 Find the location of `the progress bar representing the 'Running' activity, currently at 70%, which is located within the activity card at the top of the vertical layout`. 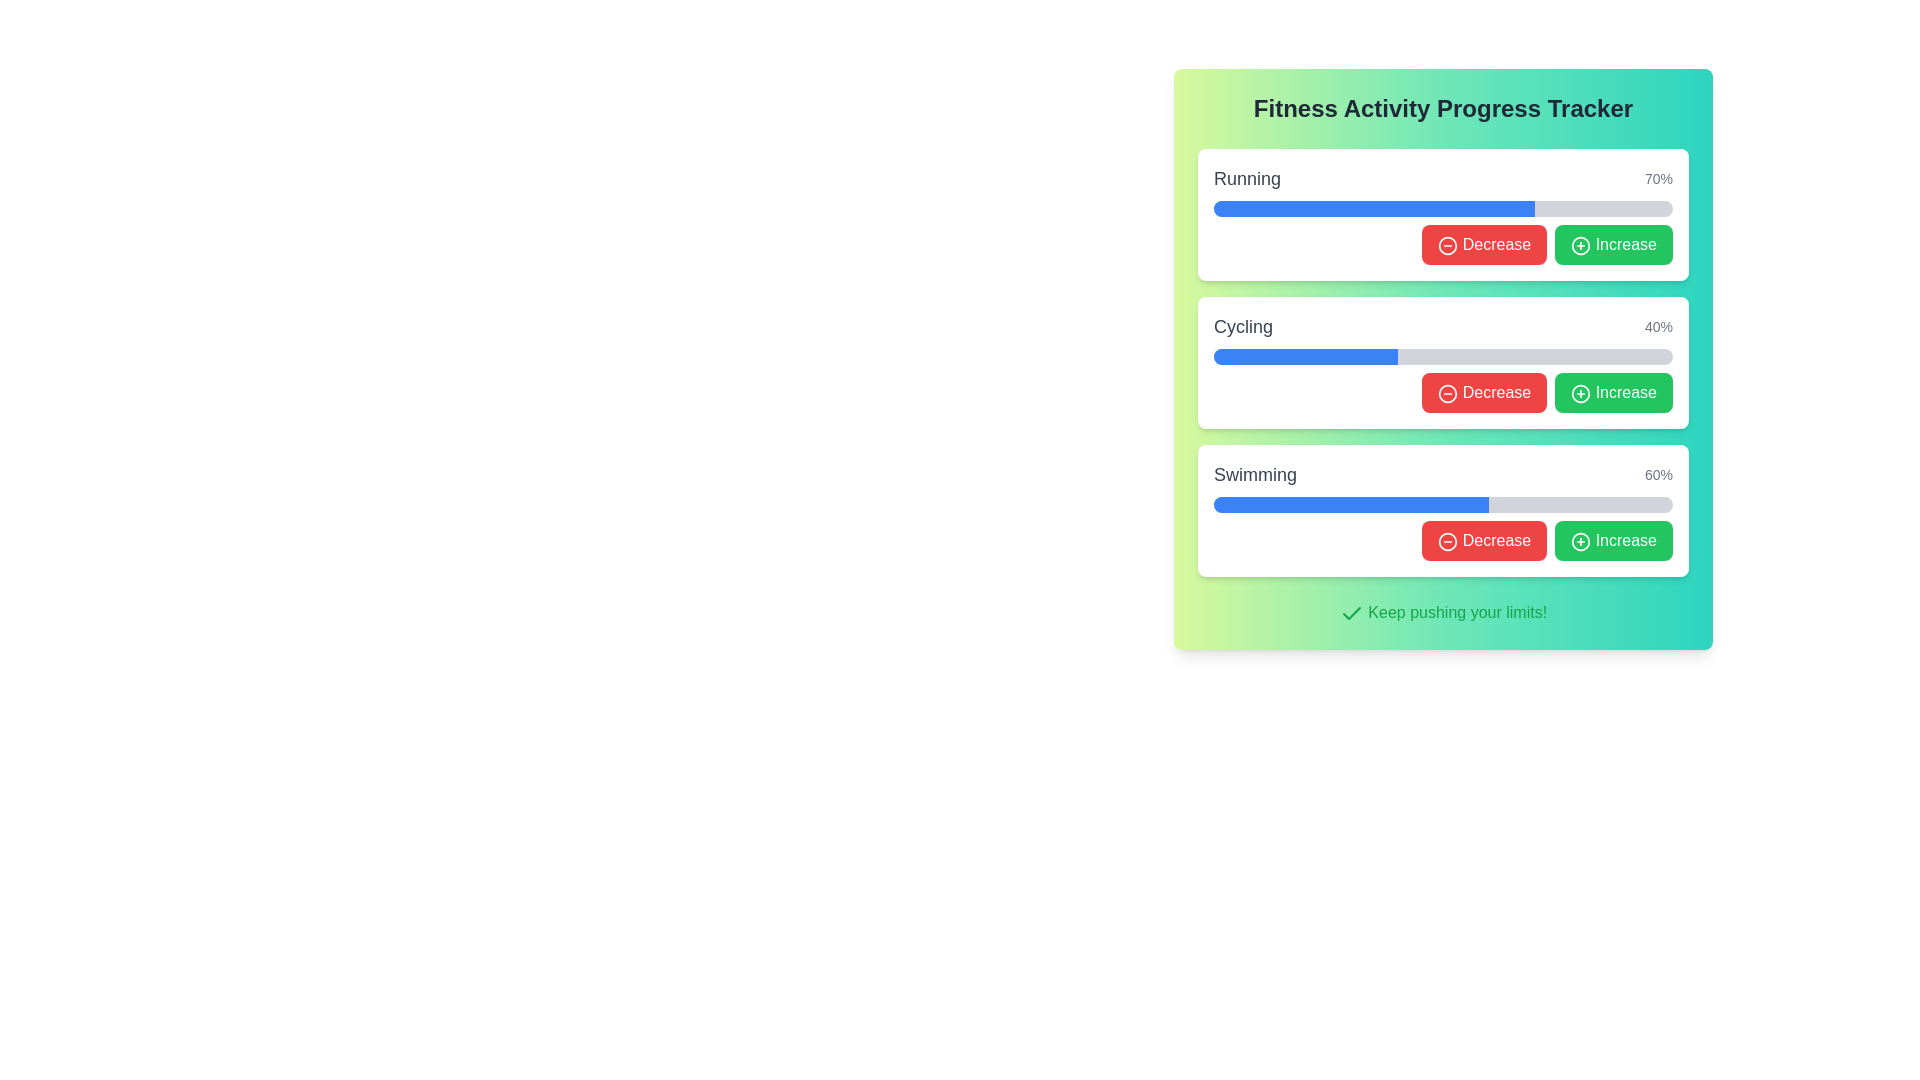

the progress bar representing the 'Running' activity, currently at 70%, which is located within the activity card at the top of the vertical layout is located at coordinates (1443, 208).